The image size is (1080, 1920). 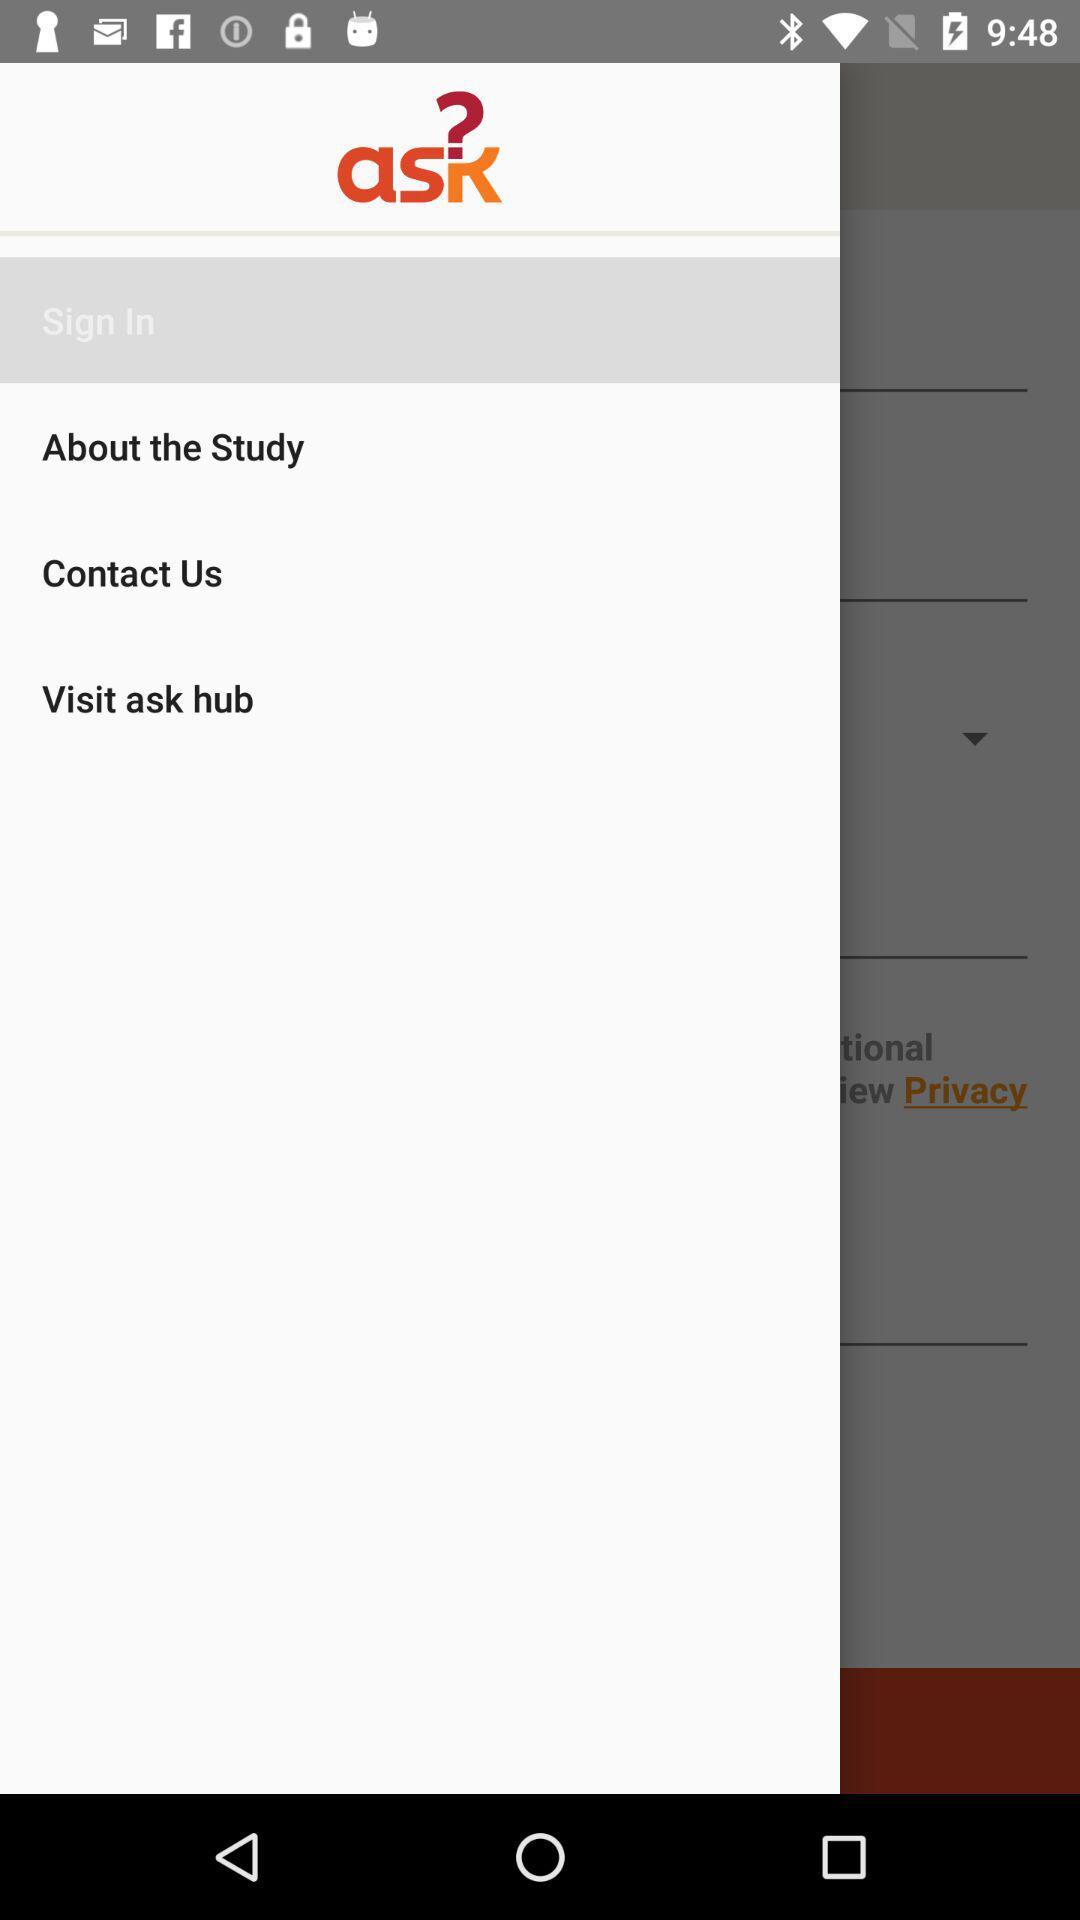 What do you see at coordinates (540, 562) in the screenshot?
I see `text above visit ask hub` at bounding box center [540, 562].